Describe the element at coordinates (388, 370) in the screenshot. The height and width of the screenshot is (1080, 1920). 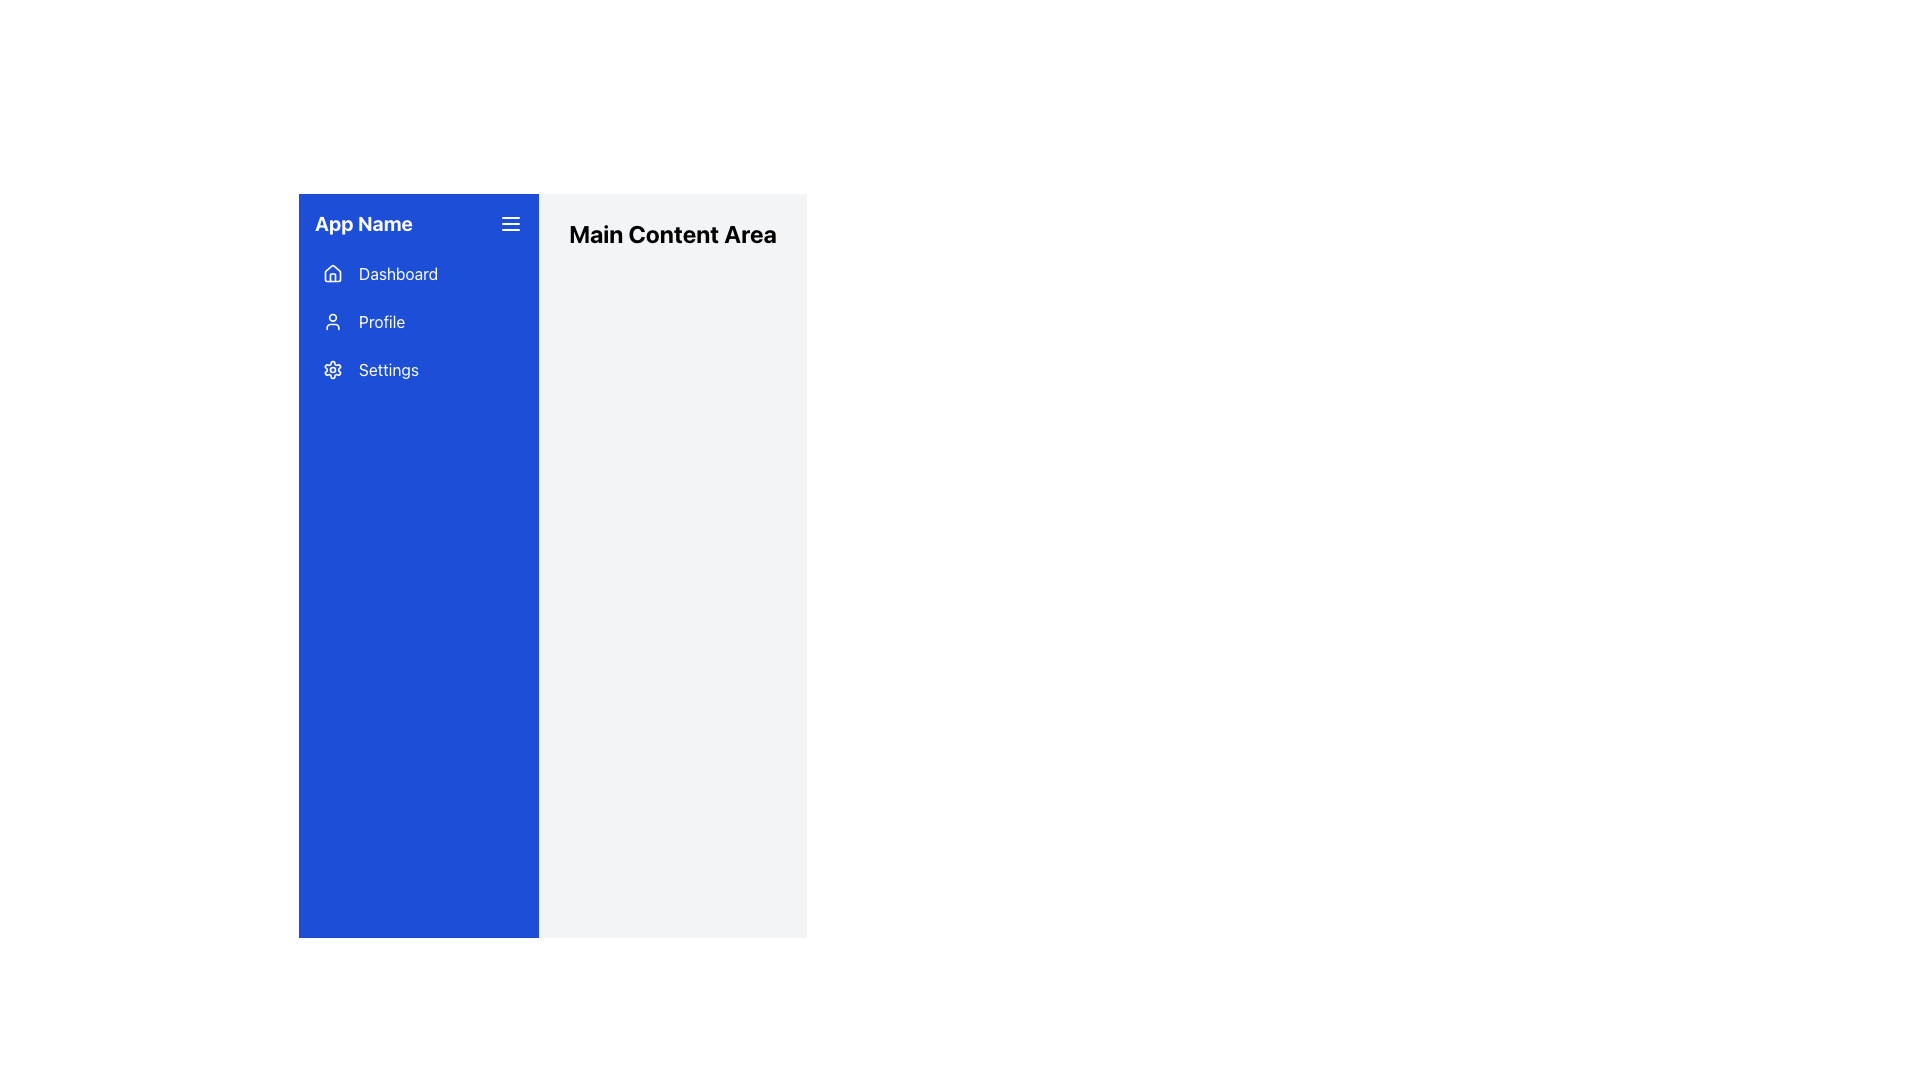
I see `the 'Settings' text label in the vertical navigation menu, which is styled in white font on a blue background and is adjacent to a gear icon` at that location.